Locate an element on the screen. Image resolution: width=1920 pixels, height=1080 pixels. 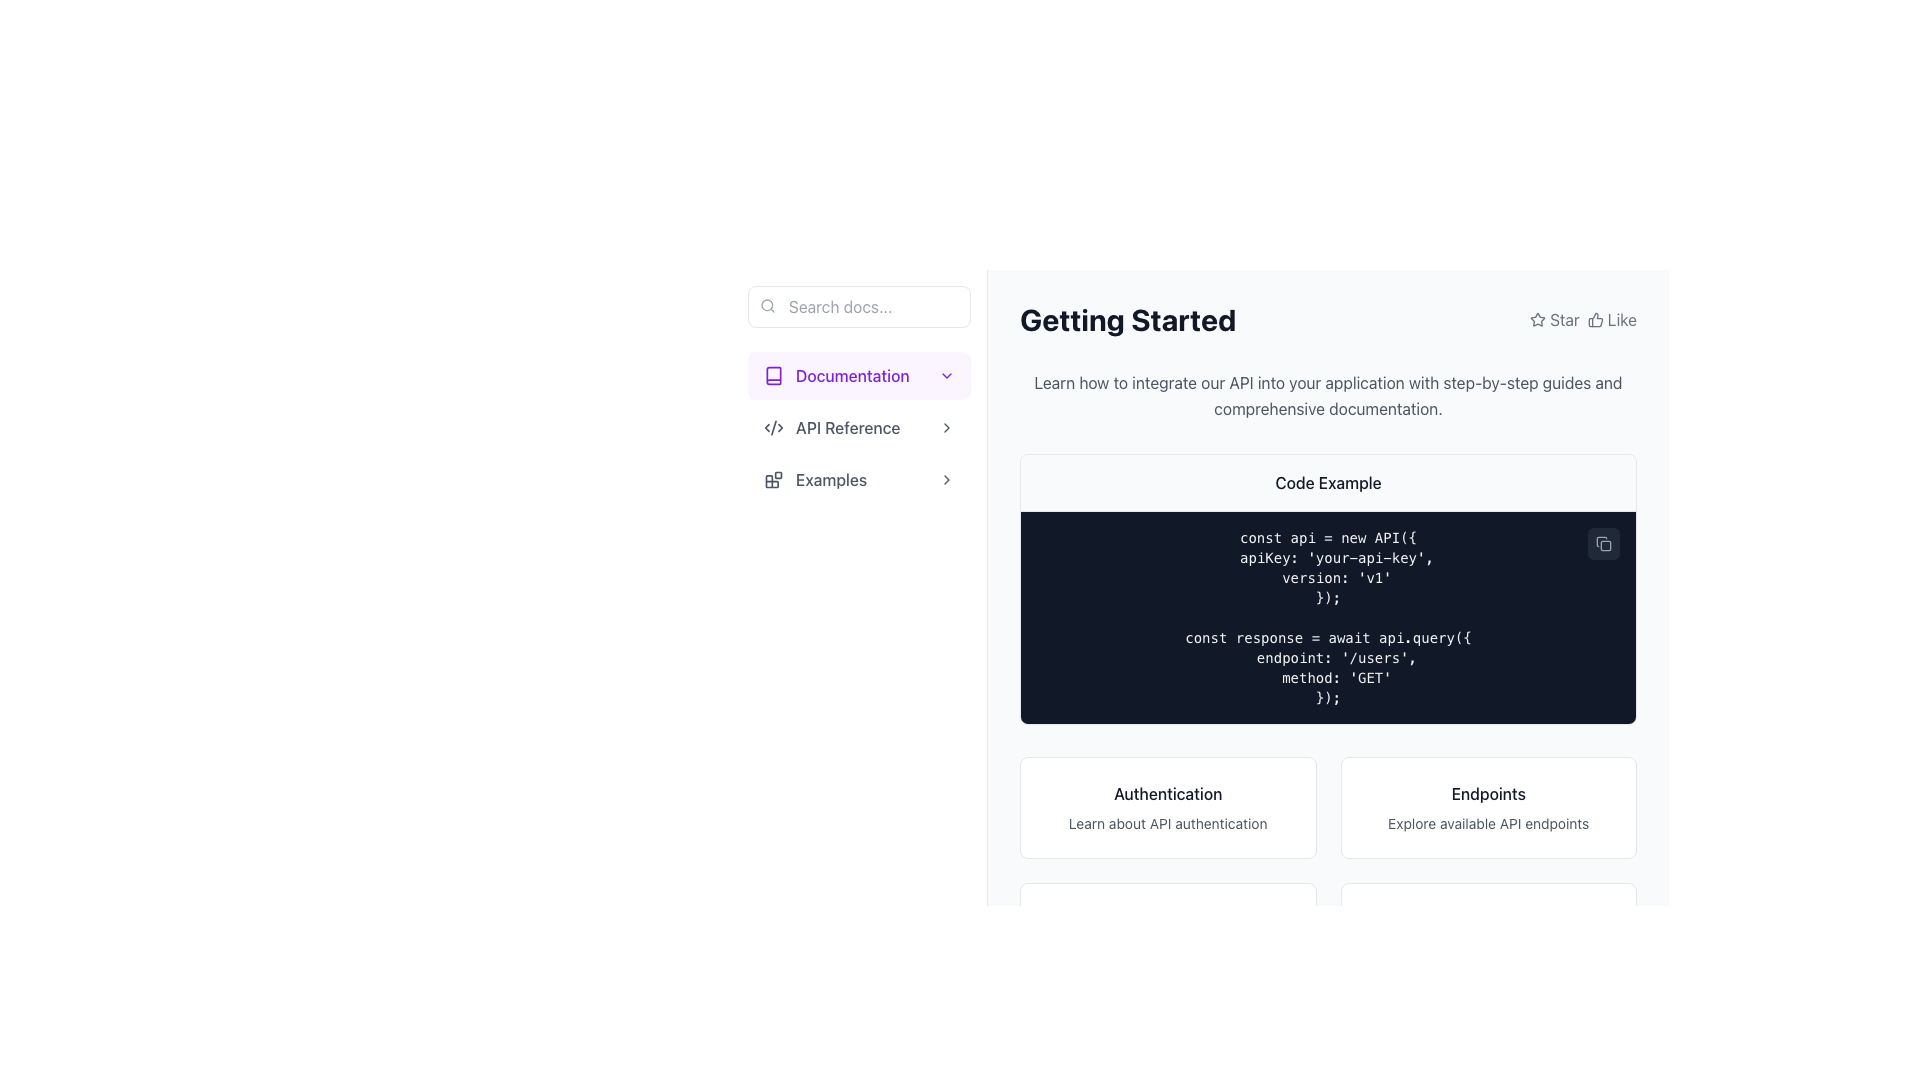
the Text label that indicates the functionality of liking or acknowledging content, located to the right of the thumbs-up icon at the top-right corner of the interface is located at coordinates (1622, 319).